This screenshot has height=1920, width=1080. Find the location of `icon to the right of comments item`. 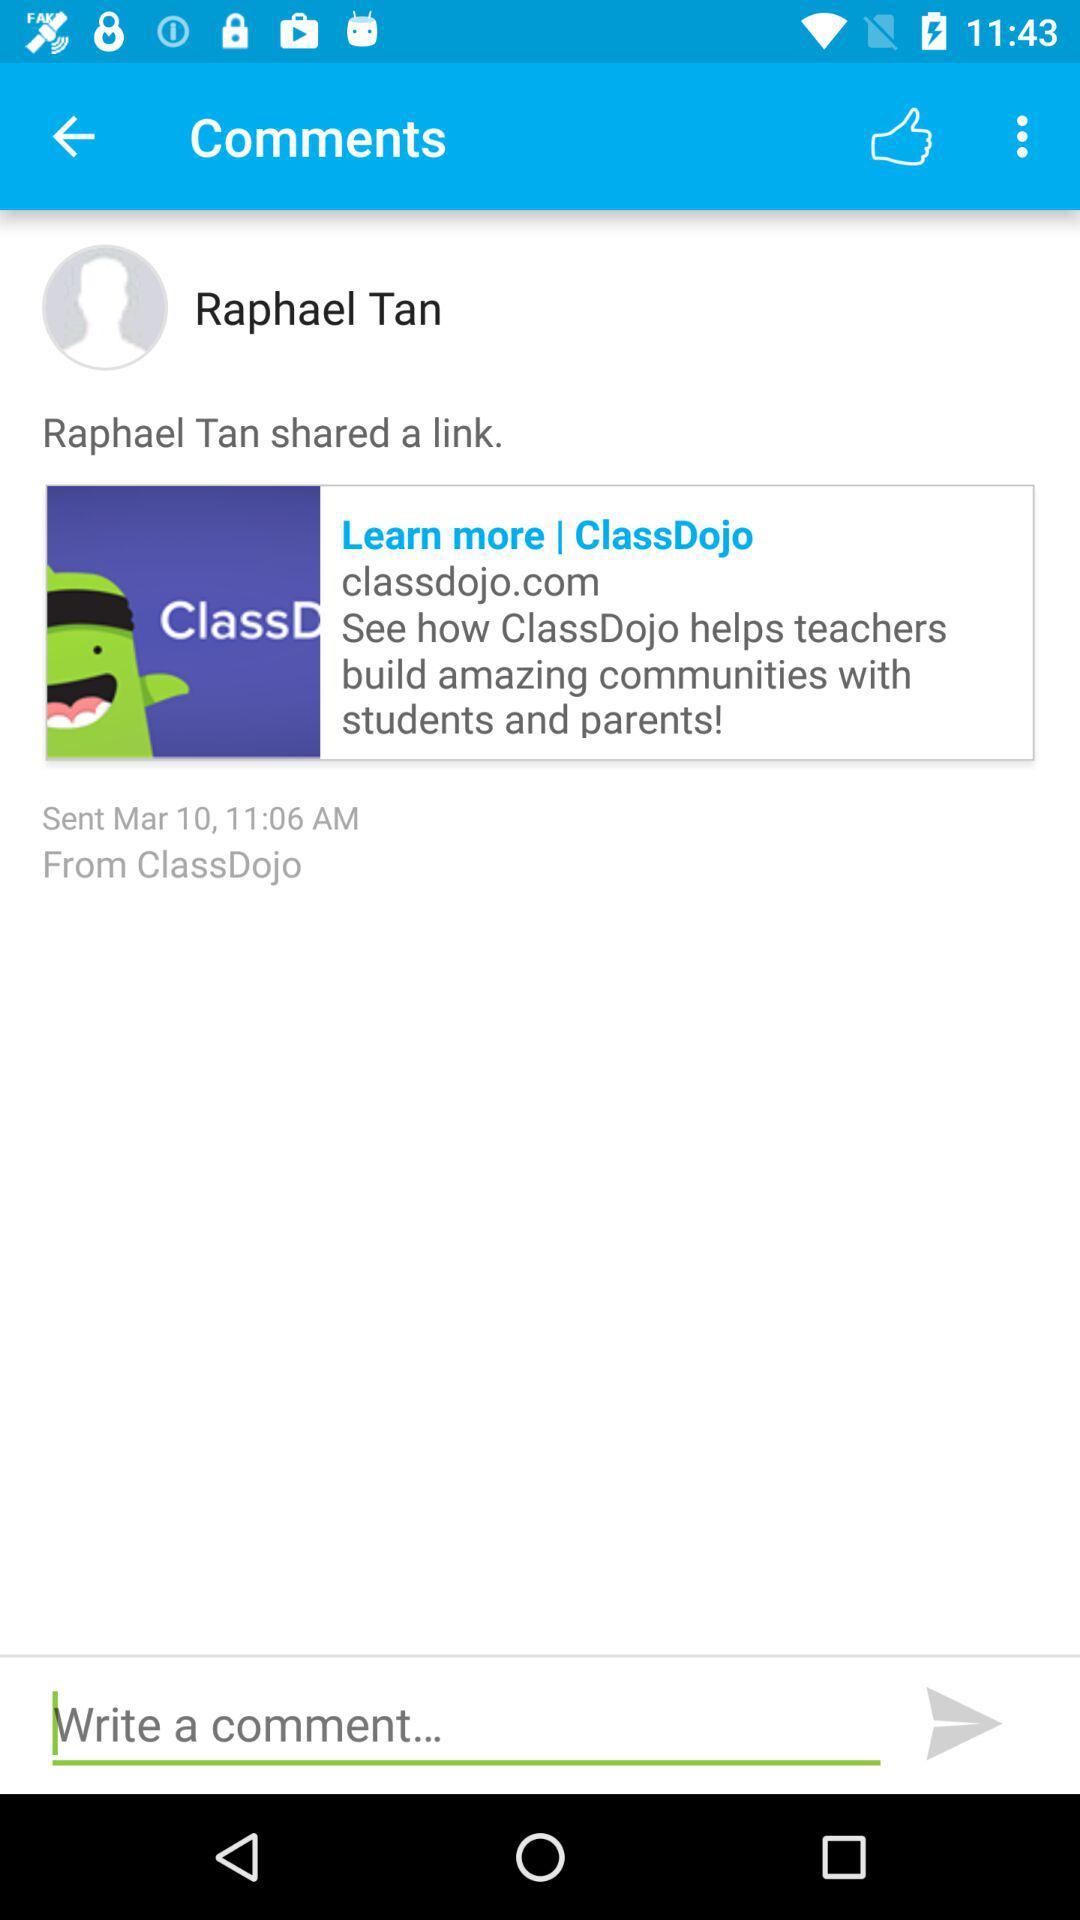

icon to the right of comments item is located at coordinates (901, 135).